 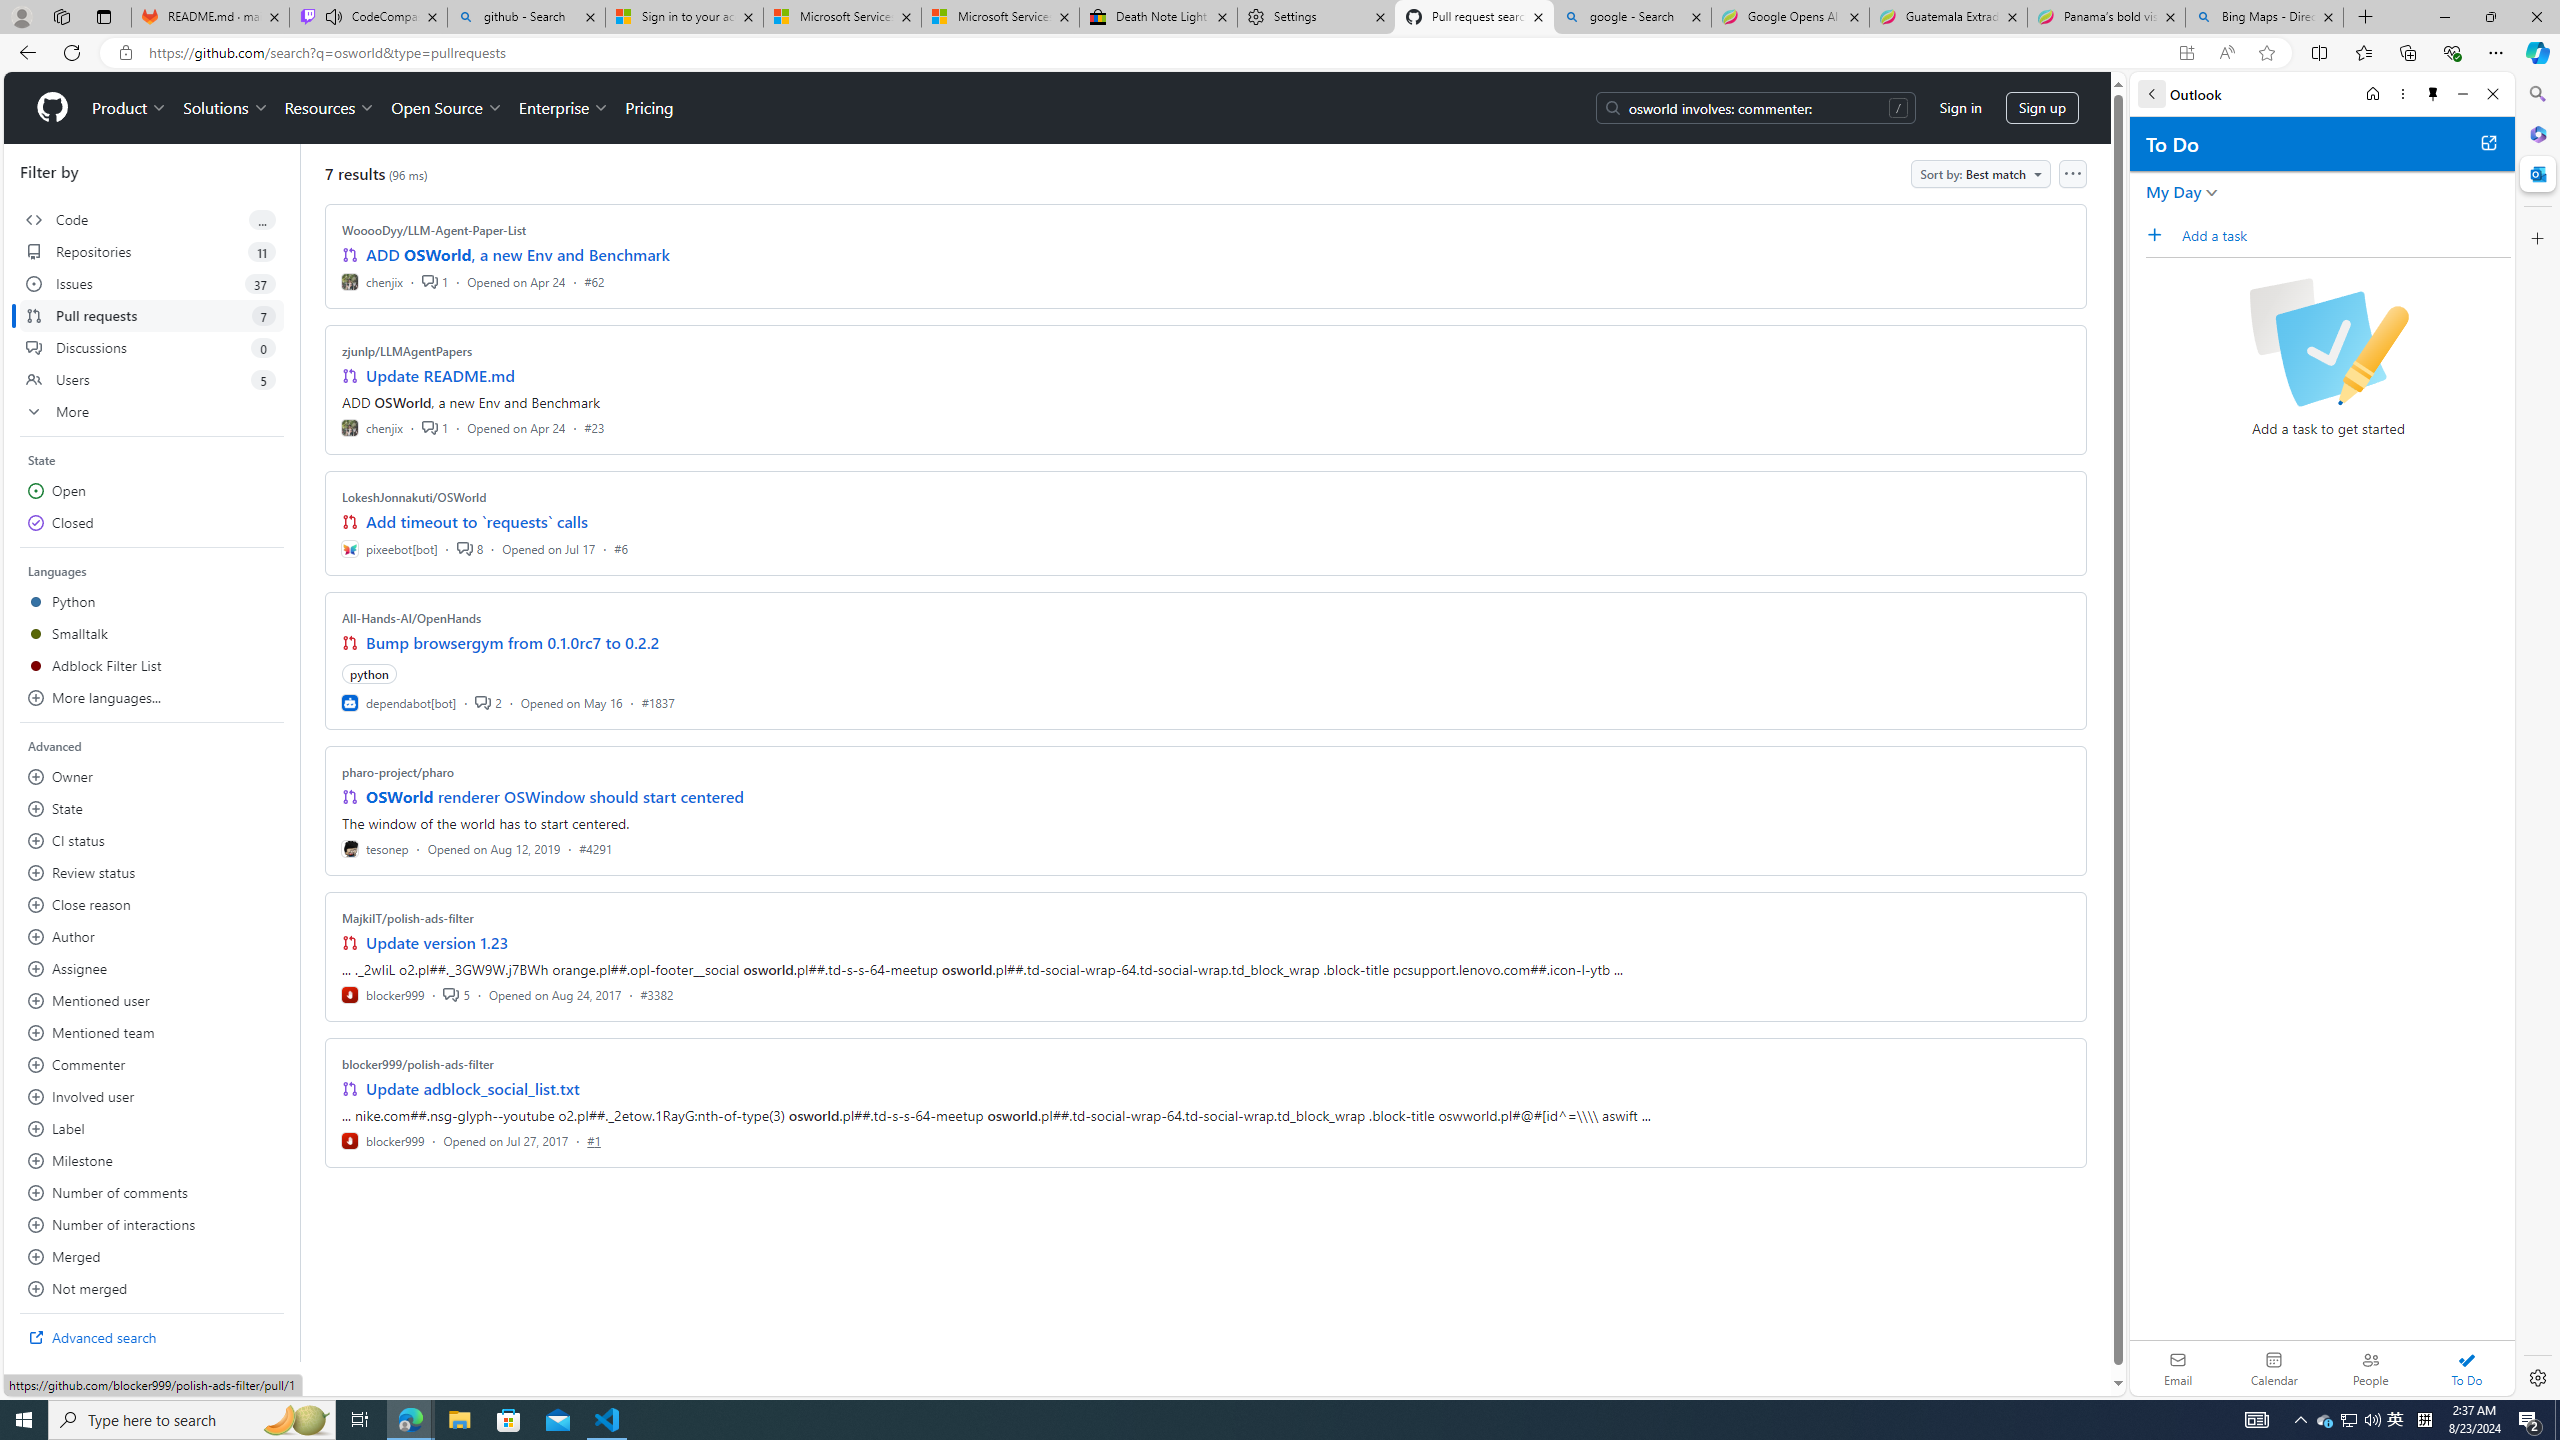 I want to click on 'People', so click(x=2369, y=1367).